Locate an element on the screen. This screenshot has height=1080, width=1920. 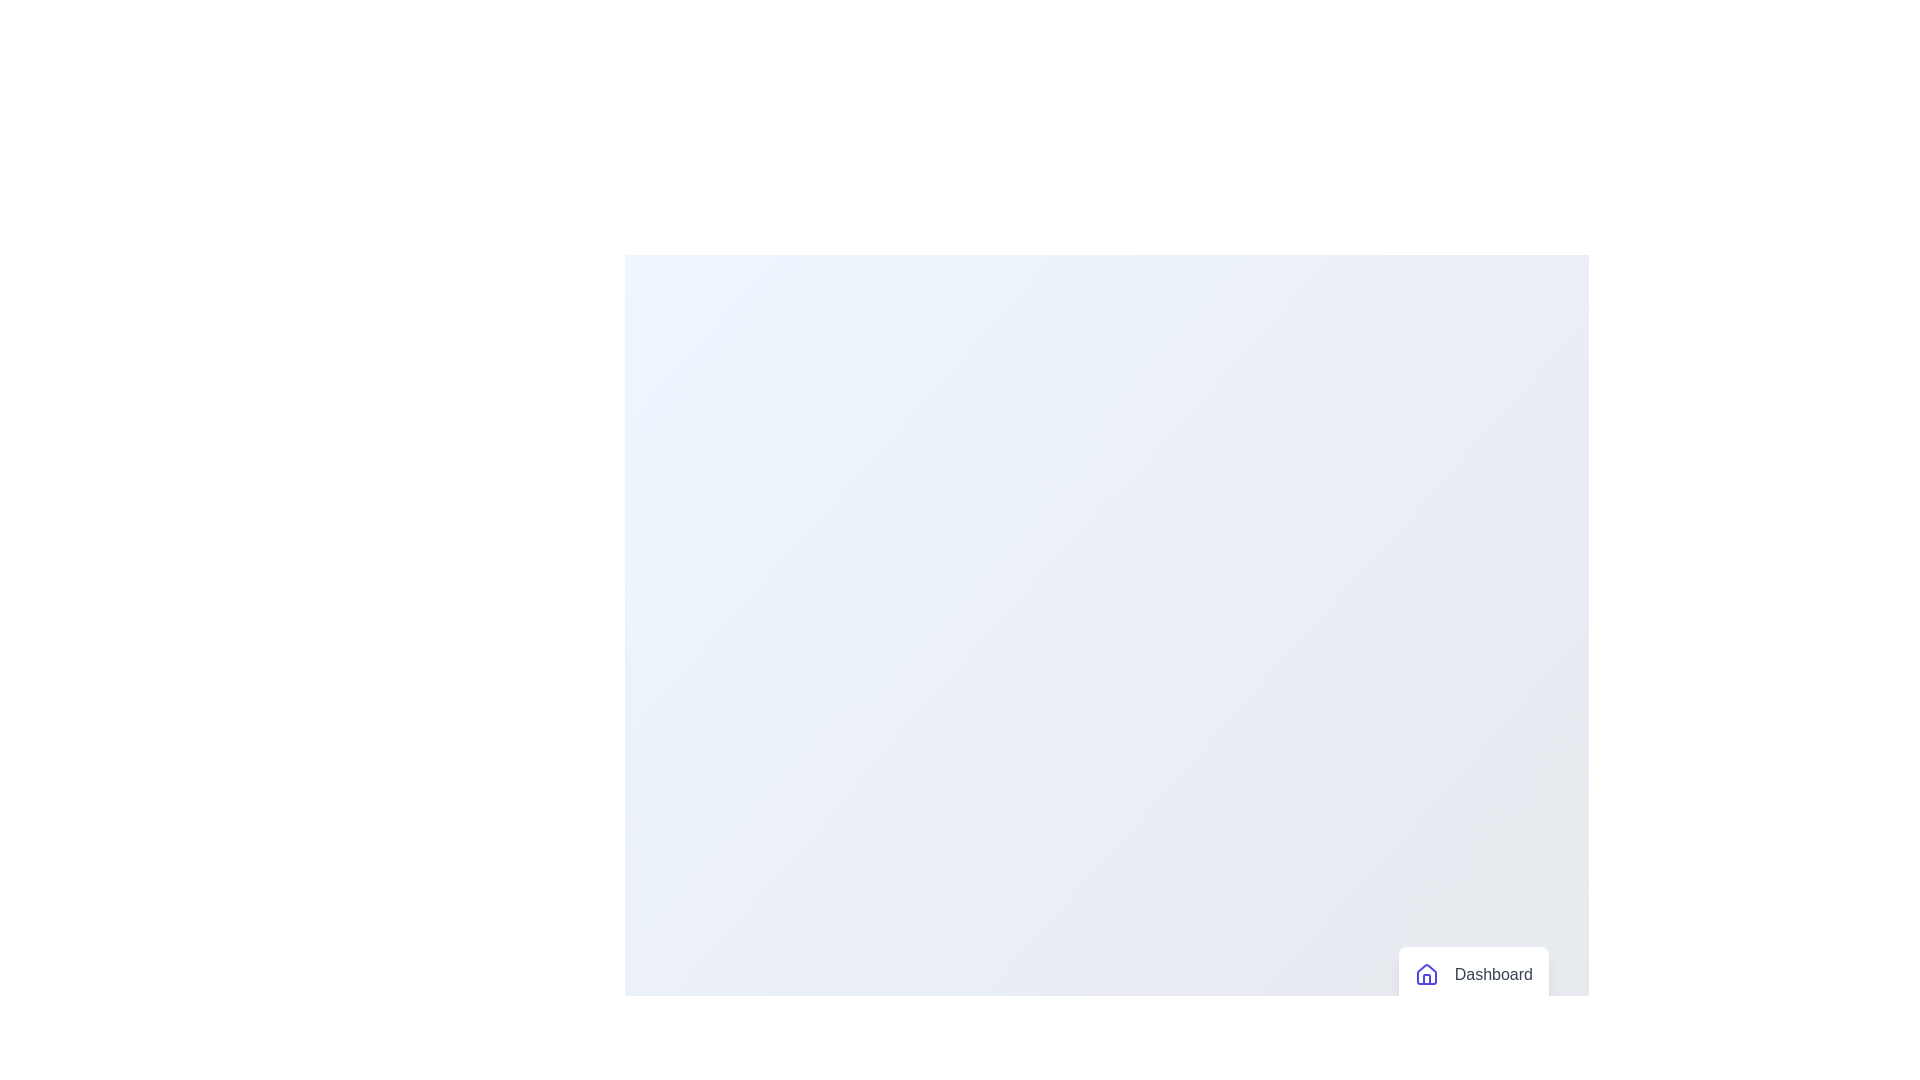
the menu item labeled 'Dashboard' to observe its hover effect is located at coordinates (1473, 974).